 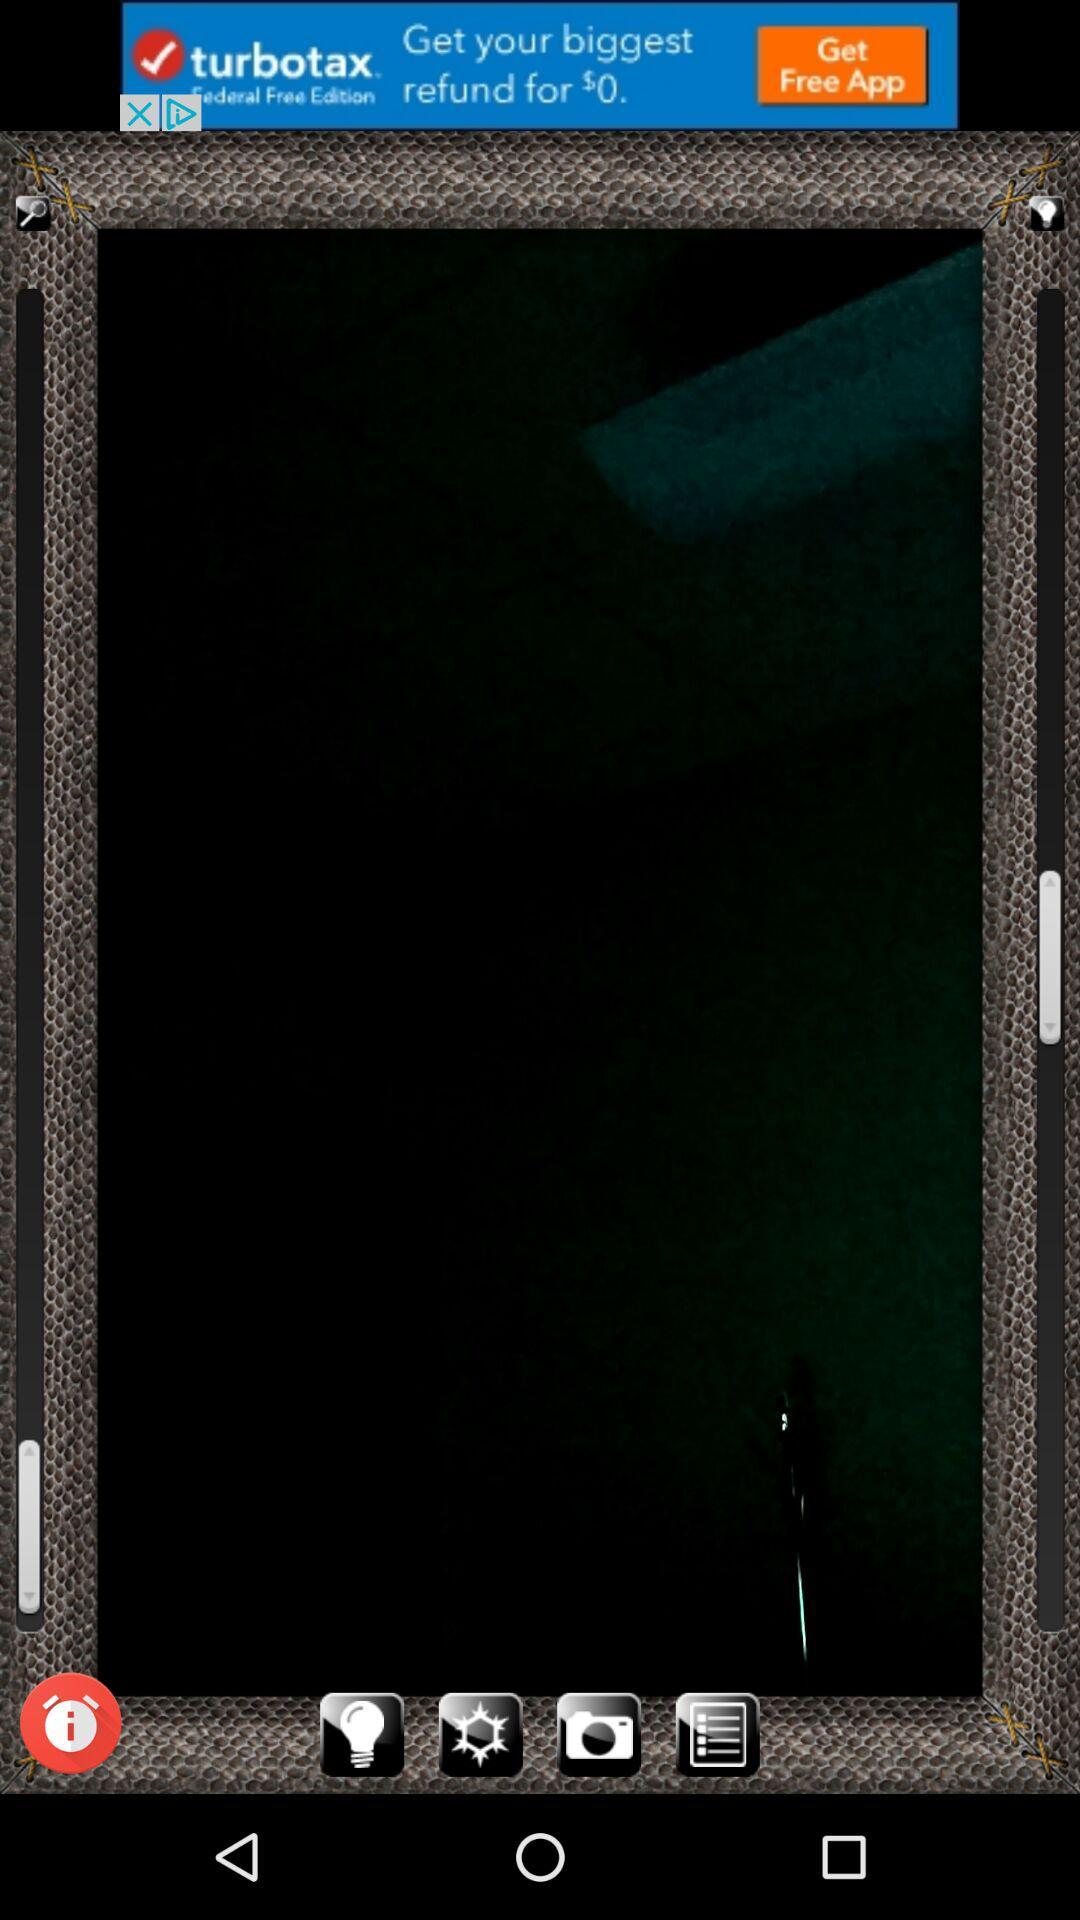 What do you see at coordinates (598, 1733) in the screenshot?
I see `camera icon` at bounding box center [598, 1733].